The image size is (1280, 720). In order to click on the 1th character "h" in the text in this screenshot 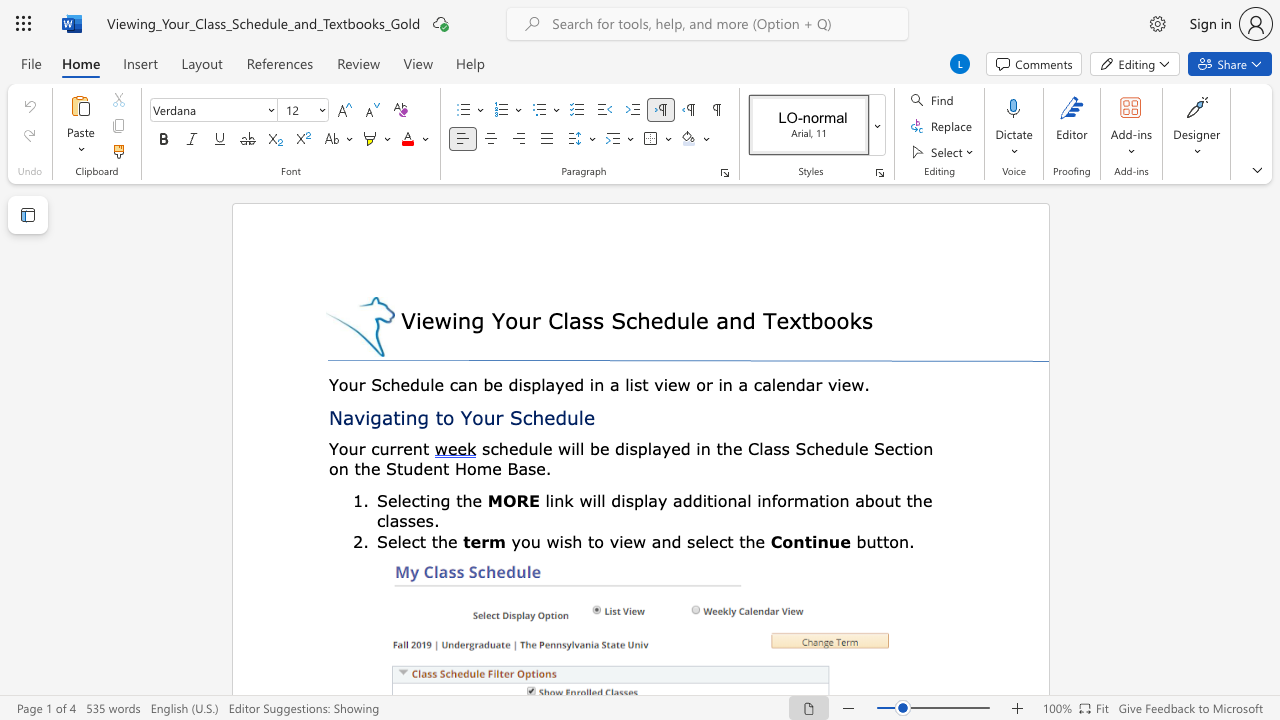, I will do `click(538, 416)`.